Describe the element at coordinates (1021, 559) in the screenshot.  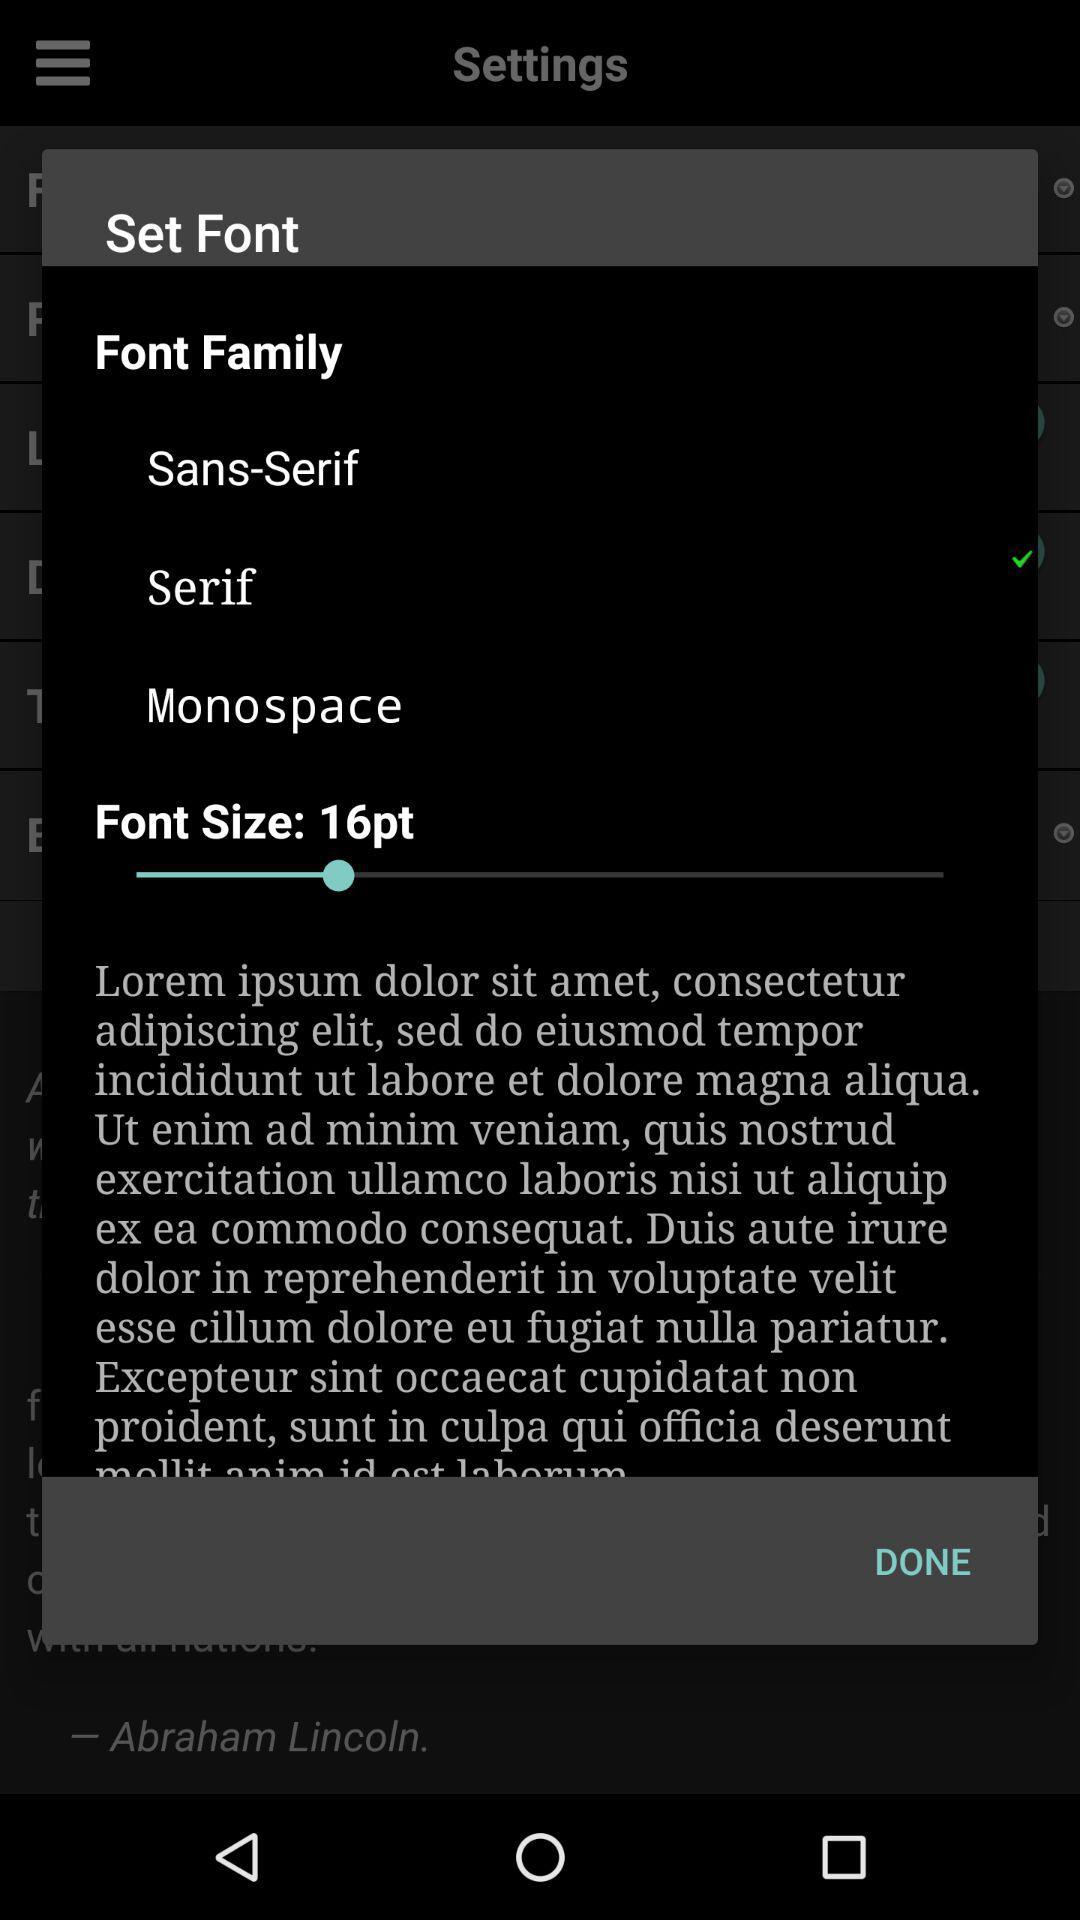
I see `item next to the serif icon` at that location.